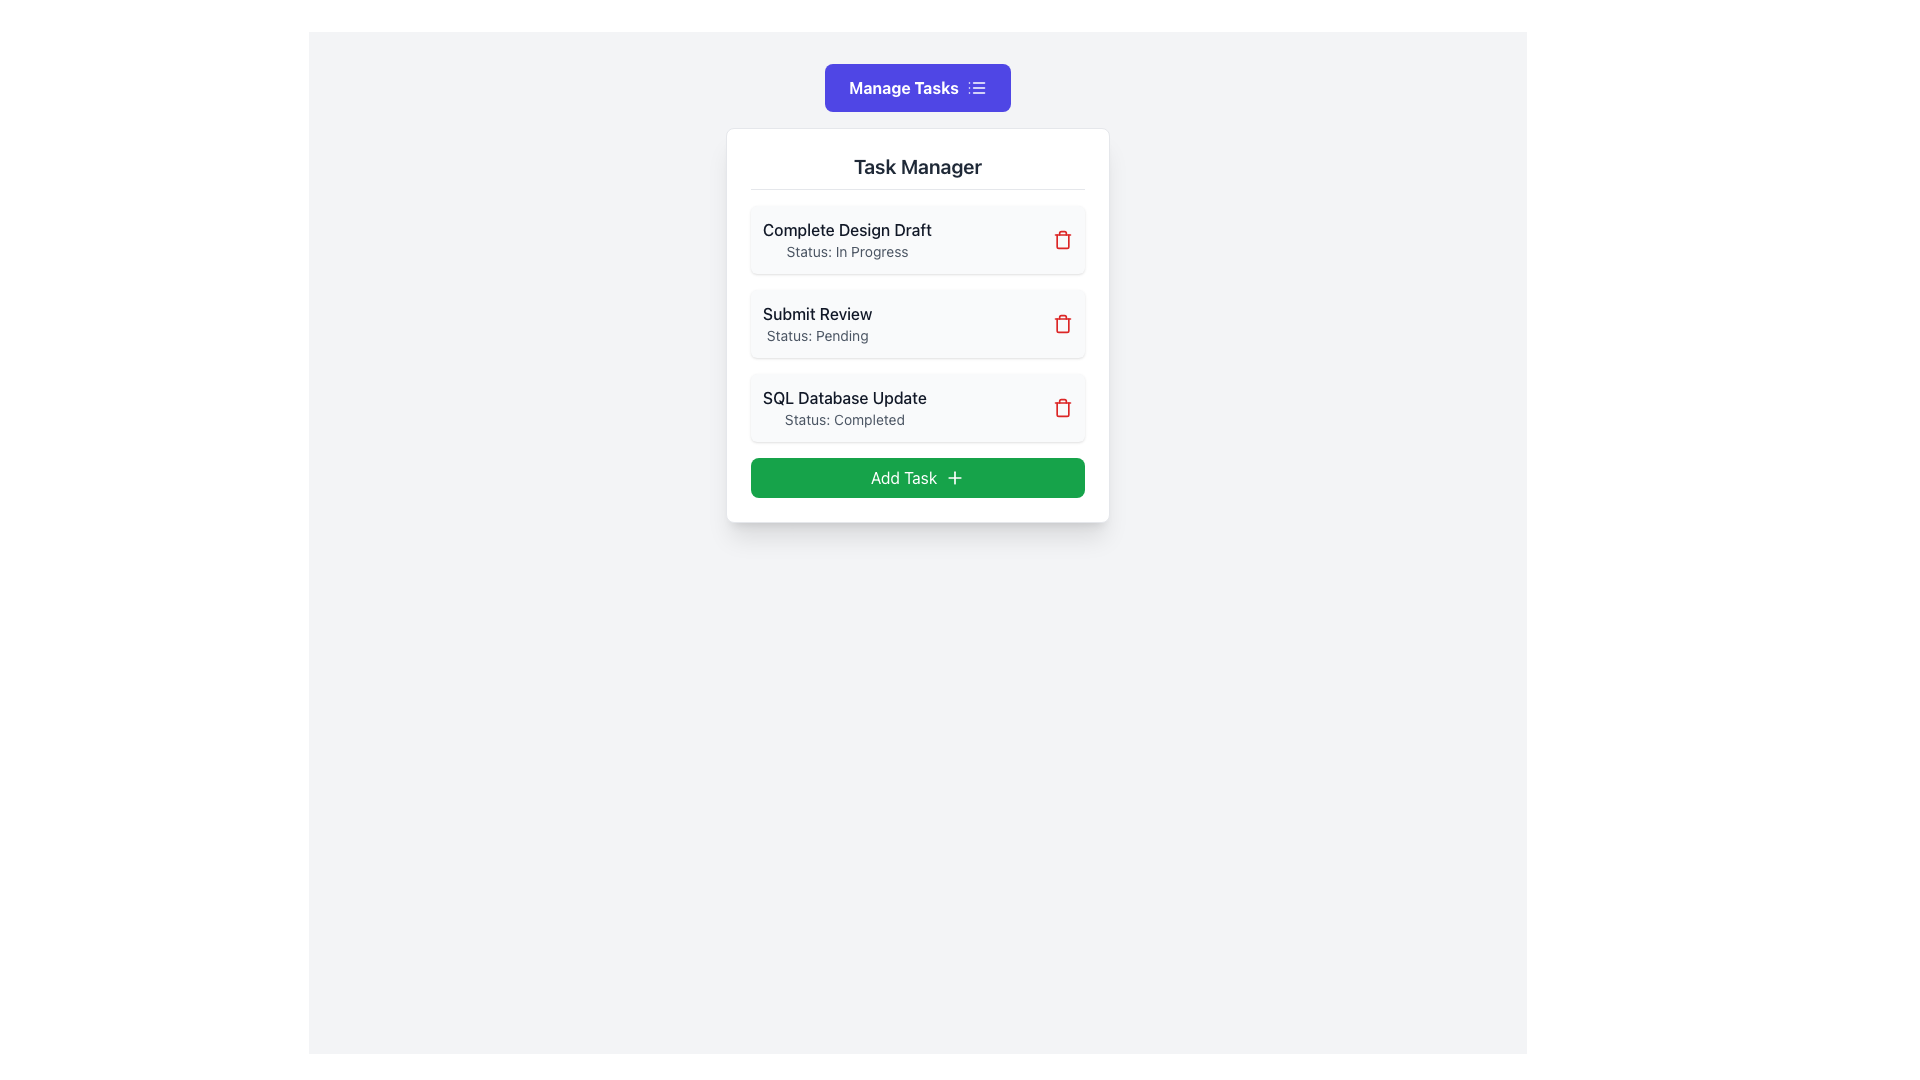 Image resolution: width=1920 pixels, height=1080 pixels. I want to click on the small-plus icon located to the right of the 'Add Task' button, which features a green background and a white cross, so click(954, 478).